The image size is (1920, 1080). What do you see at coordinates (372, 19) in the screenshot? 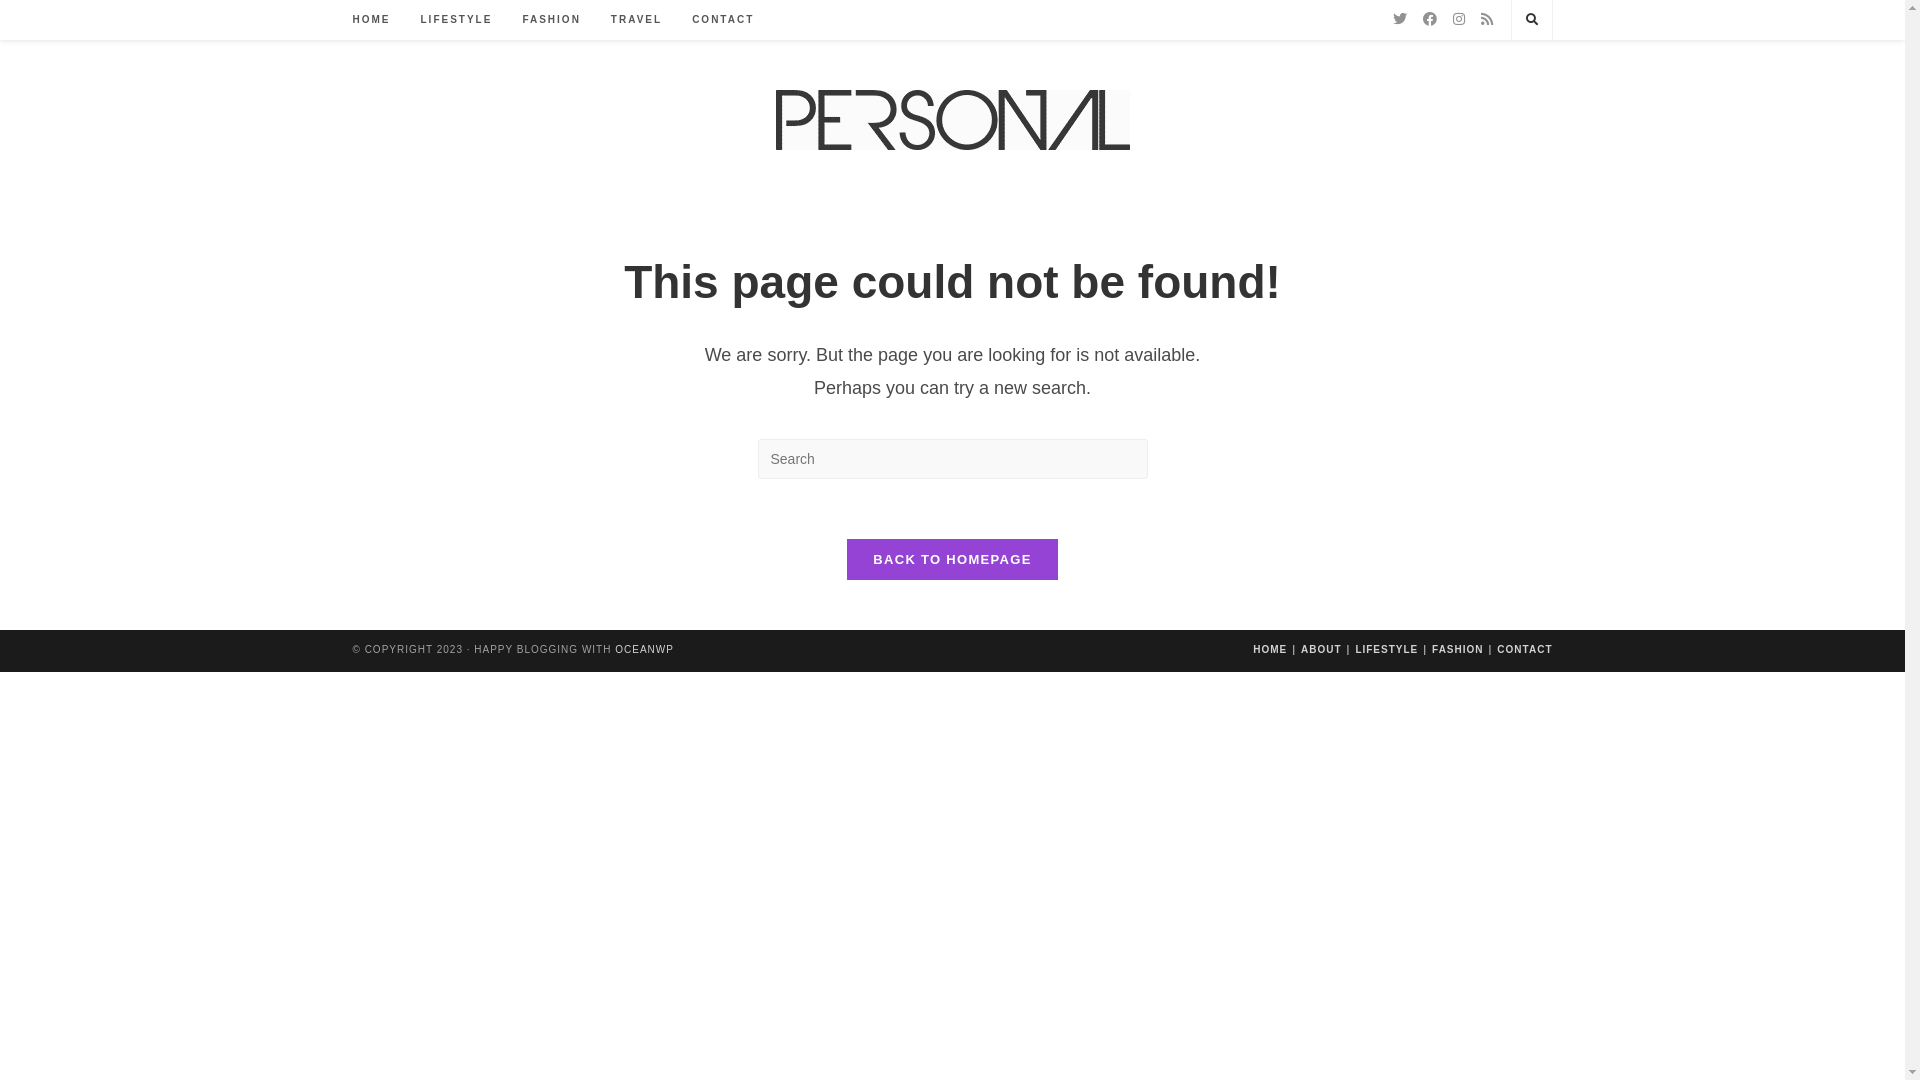
I see `'HOME'` at bounding box center [372, 19].